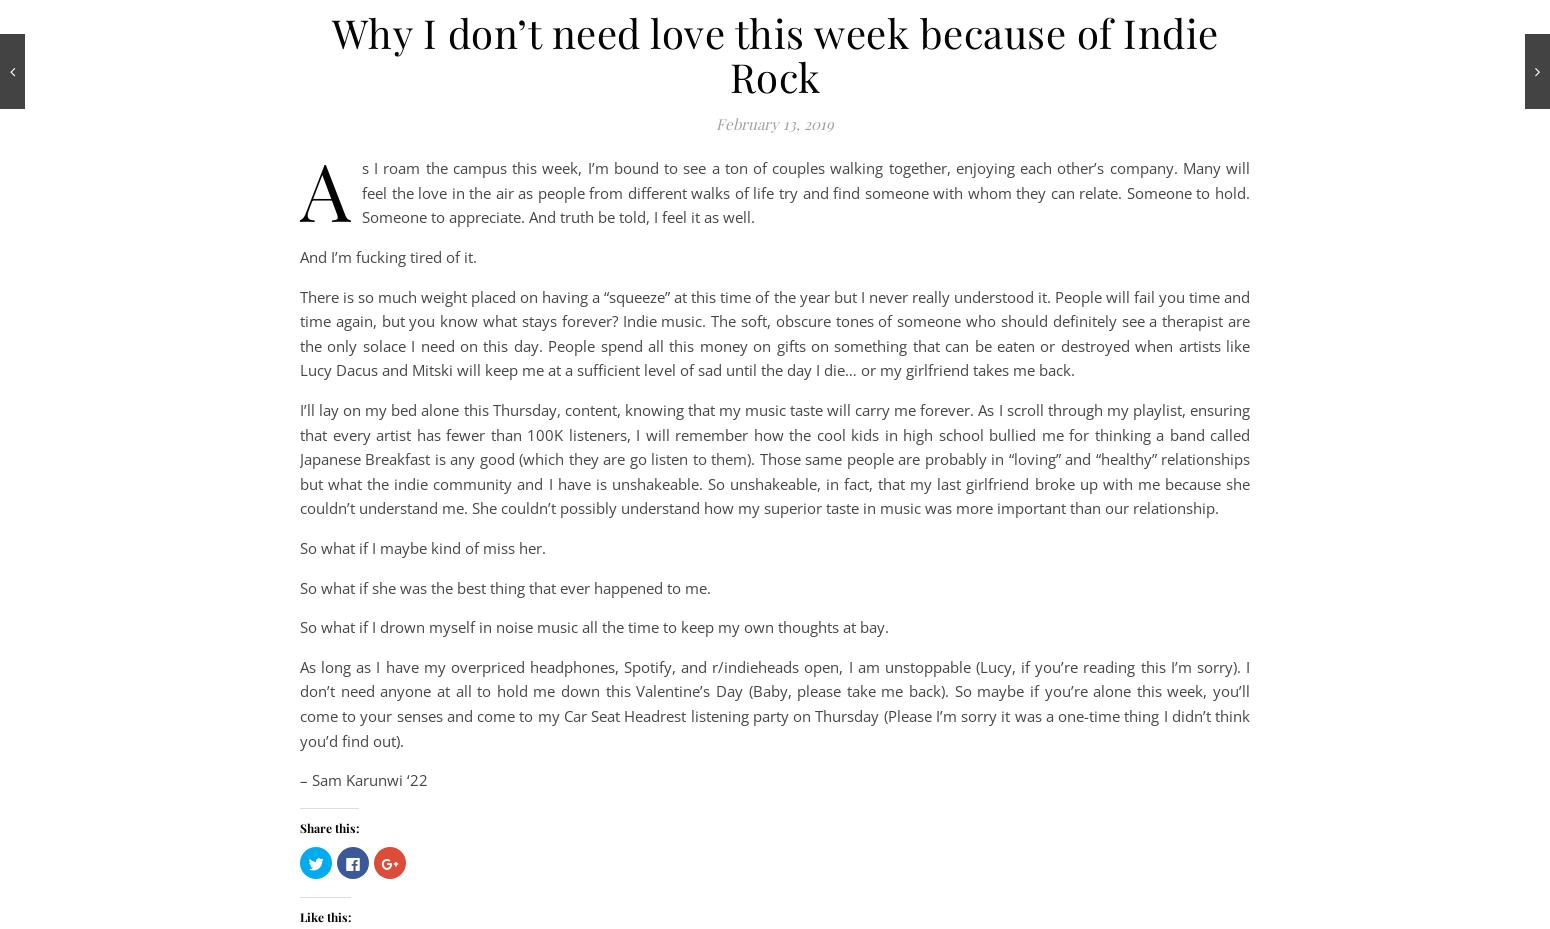  I want to click on 'So what if I drown myself in noise music all the time to keep my own thoughts at bay.', so click(594, 625).